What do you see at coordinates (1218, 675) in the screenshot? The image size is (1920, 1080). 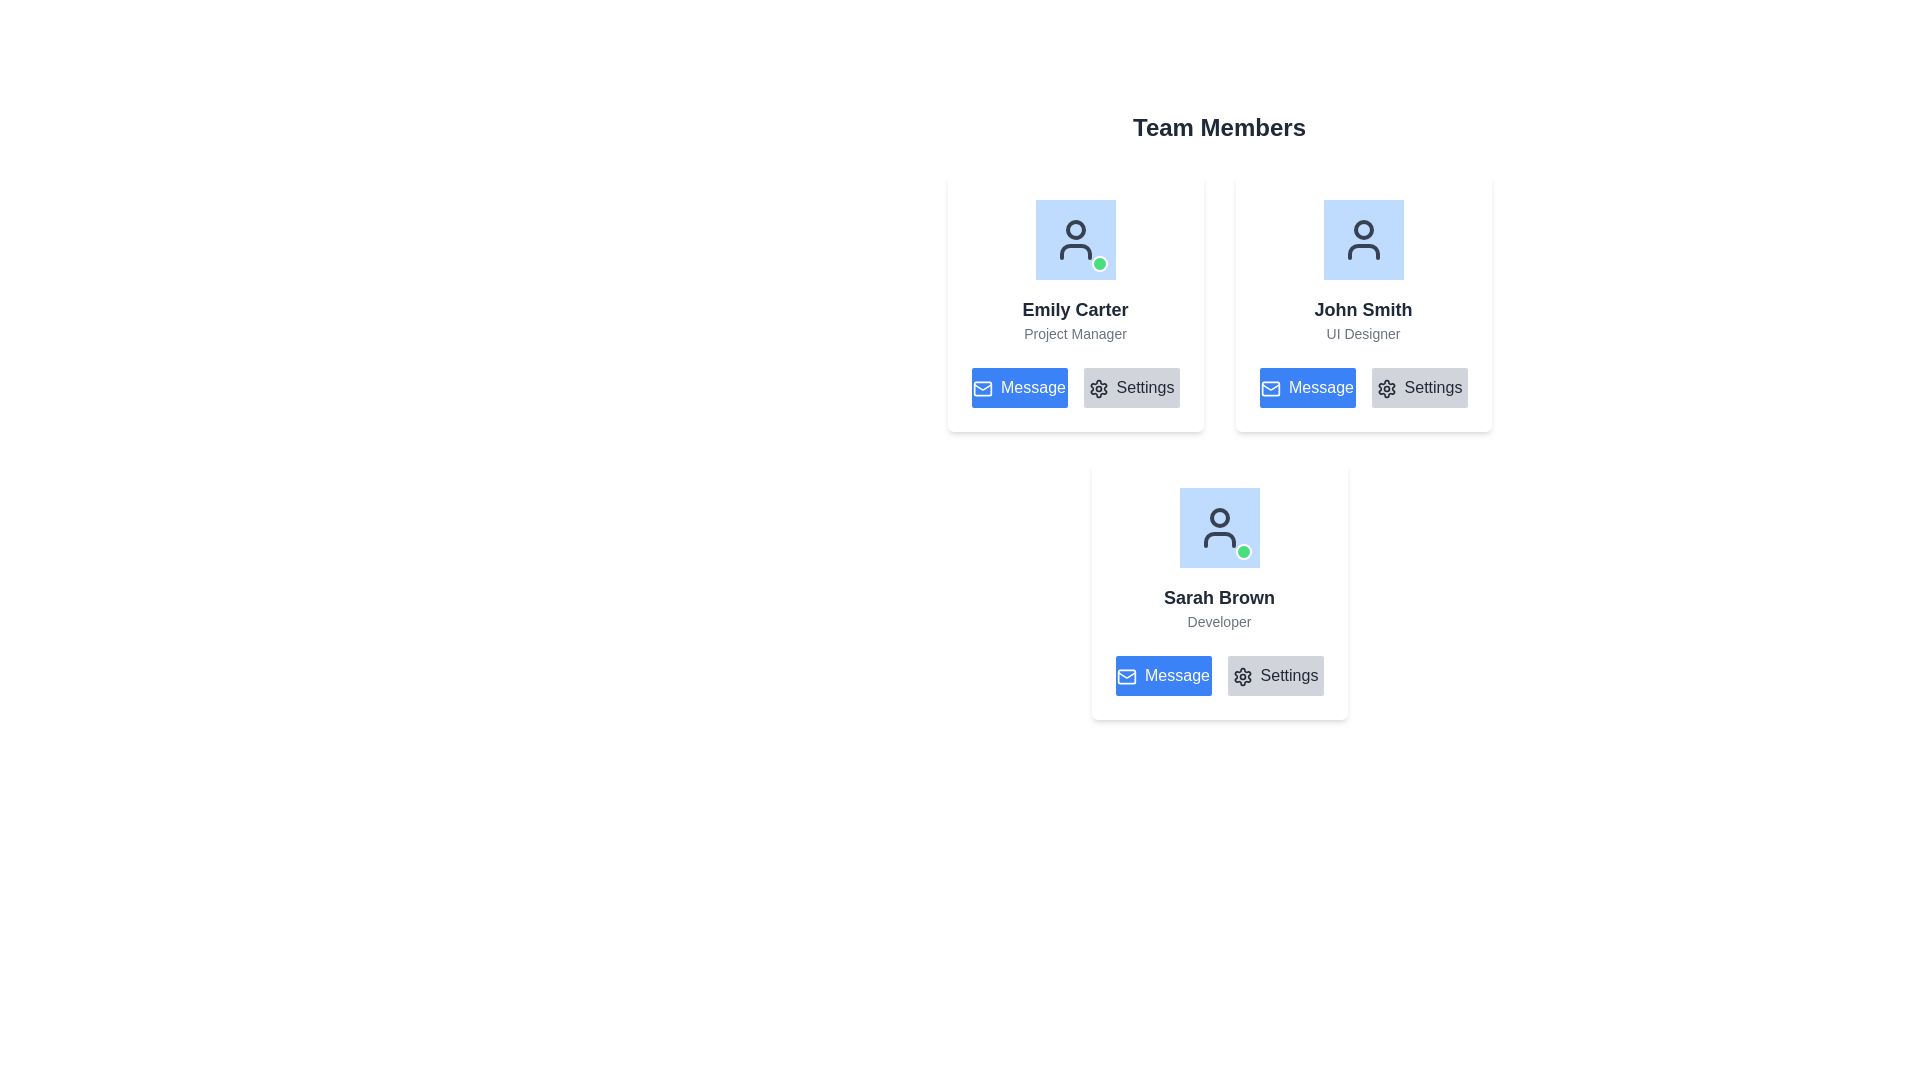 I see `the gray 'Settings' button with a gear icon located at the bottom of the card labeled 'Sarah Brown, Developer'` at bounding box center [1218, 675].